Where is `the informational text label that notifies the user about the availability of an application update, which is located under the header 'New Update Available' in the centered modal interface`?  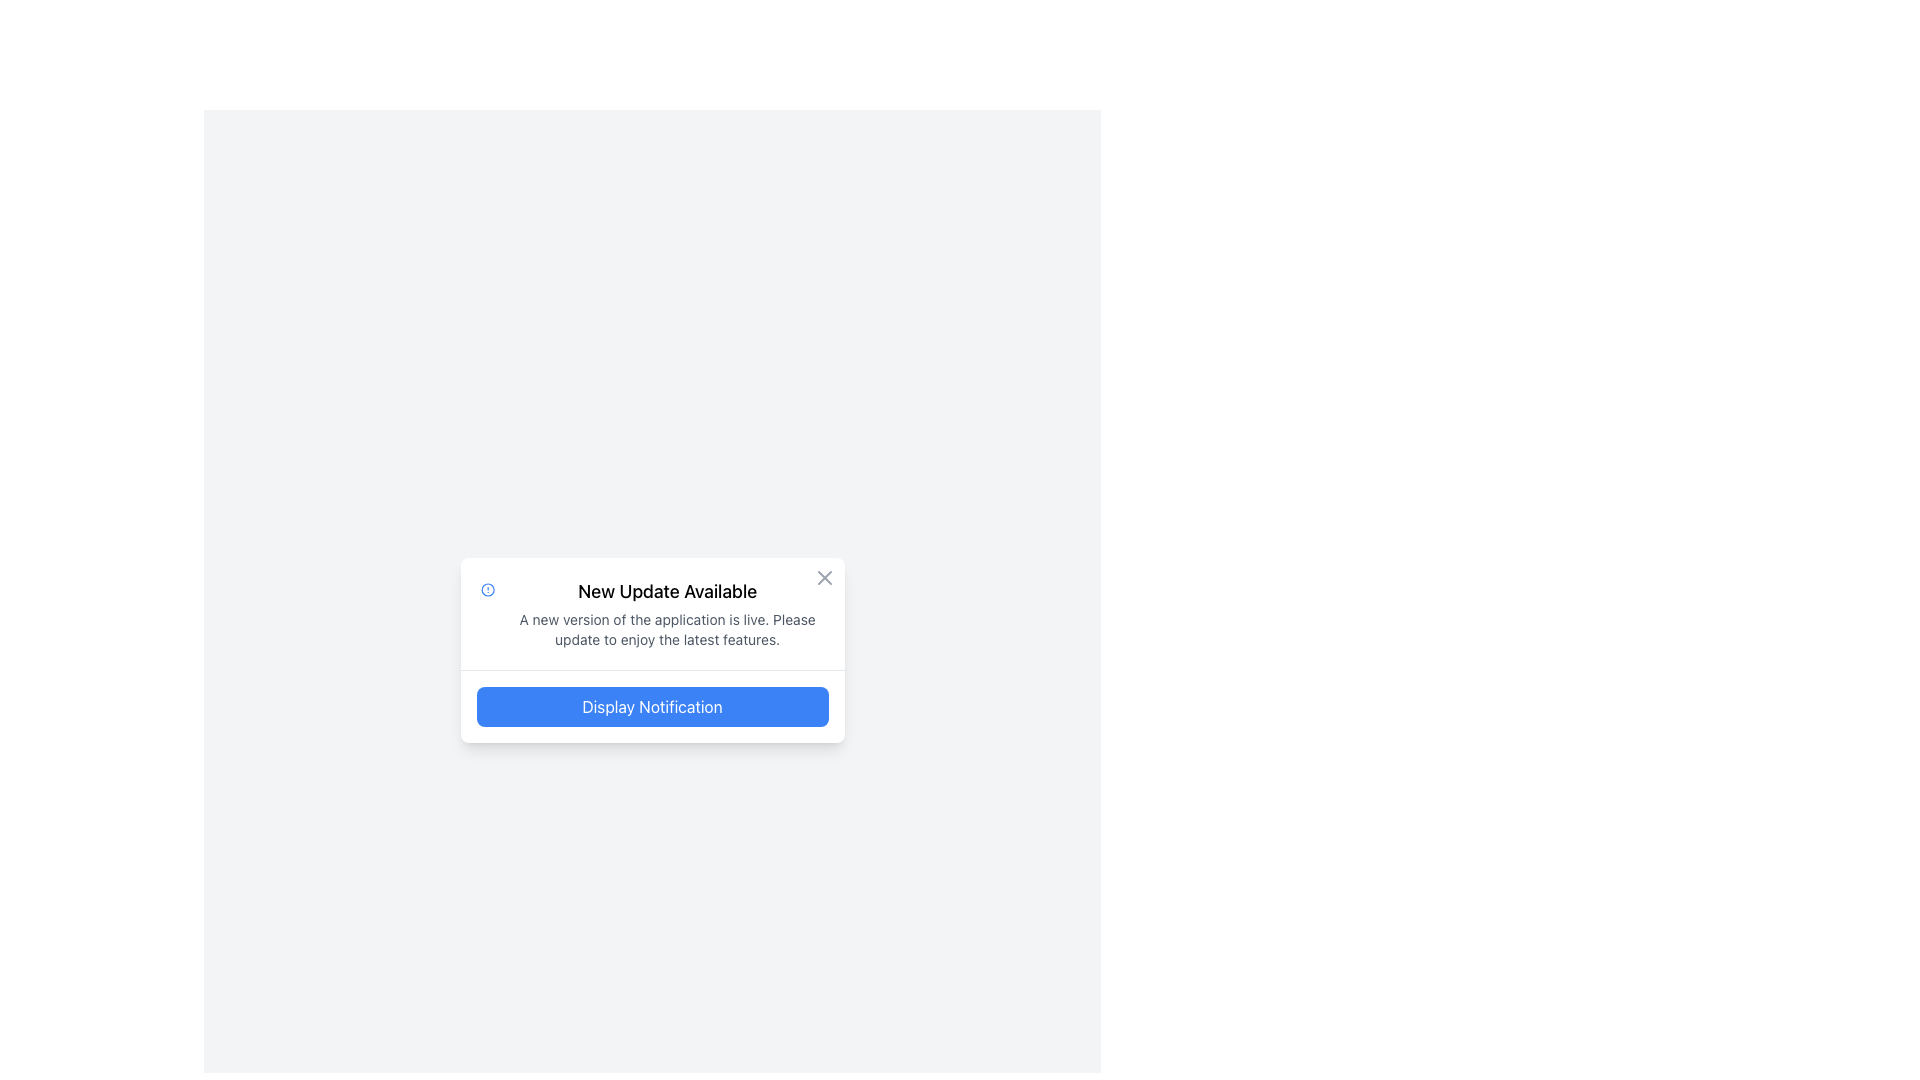 the informational text label that notifies the user about the availability of an application update, which is located under the header 'New Update Available' in the centered modal interface is located at coordinates (667, 628).